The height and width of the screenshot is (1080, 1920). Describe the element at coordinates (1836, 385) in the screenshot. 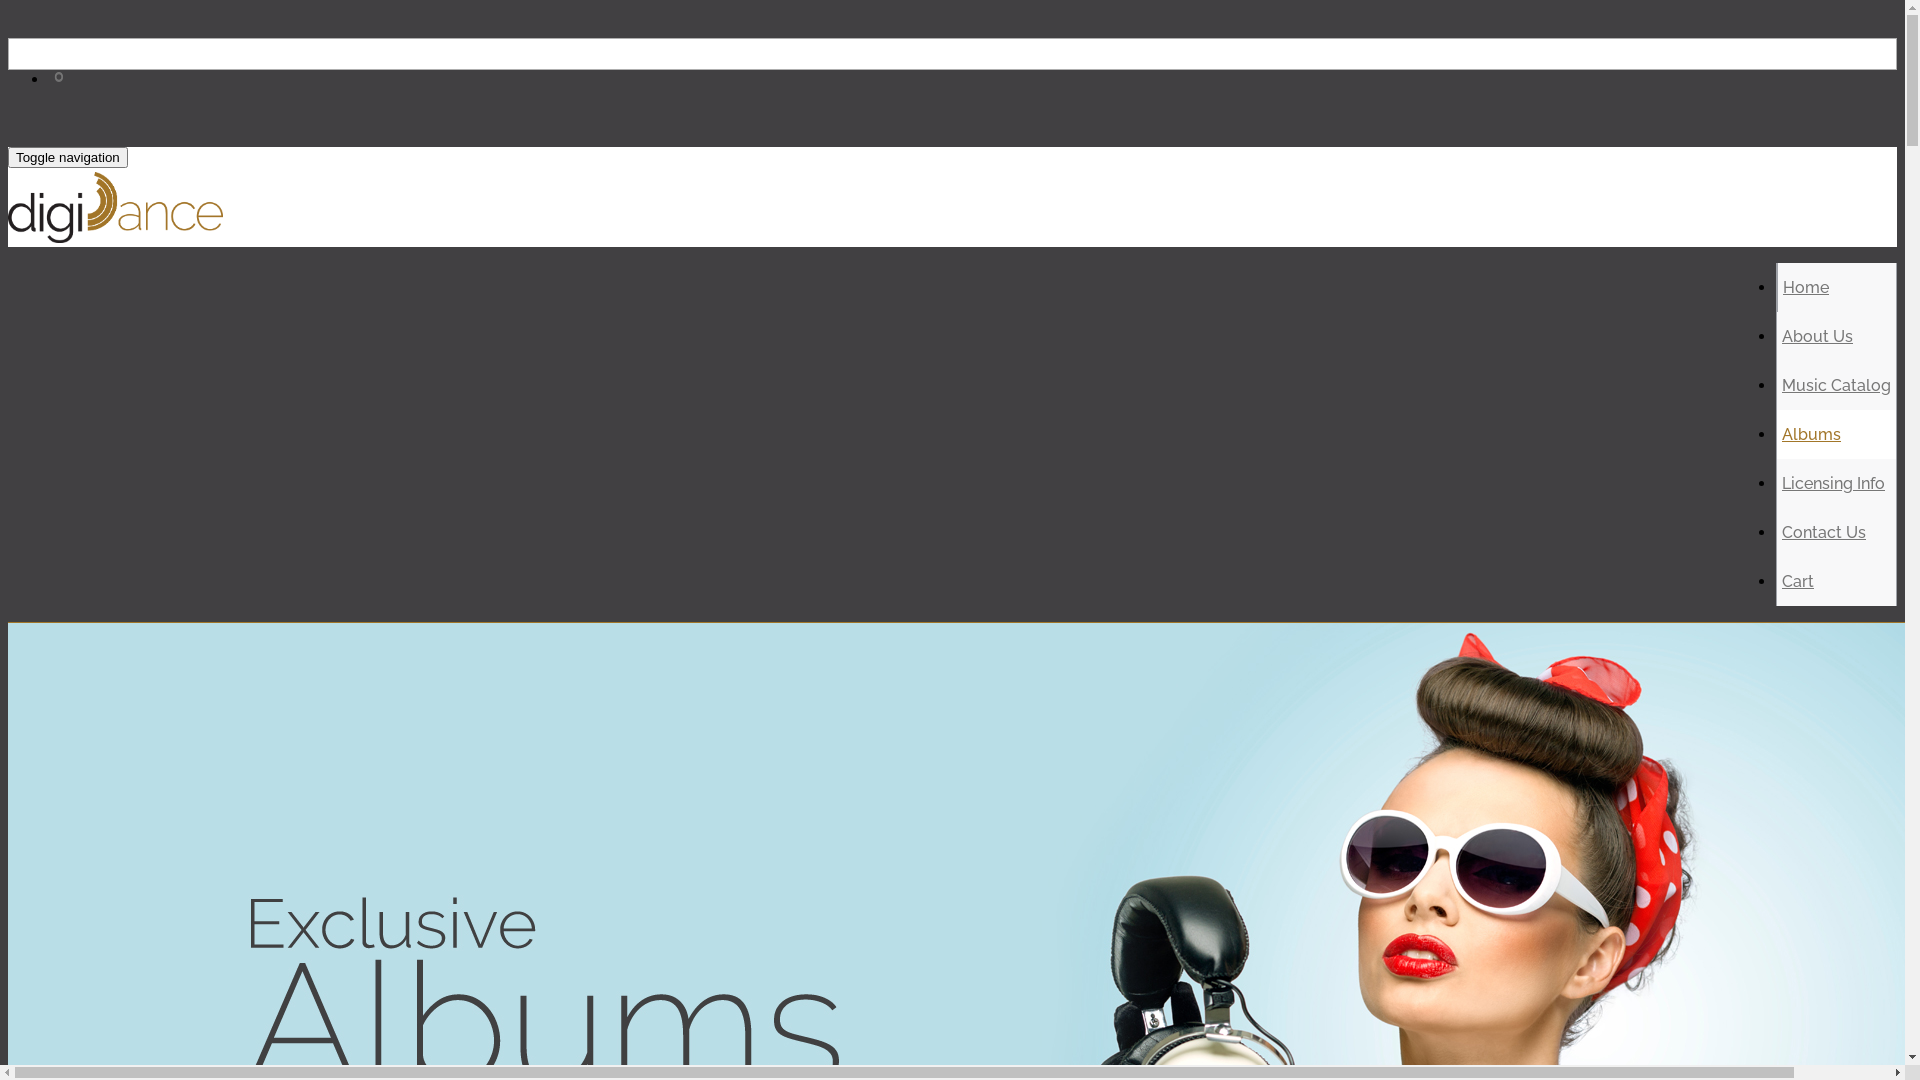

I see `'Music Catalog'` at that location.